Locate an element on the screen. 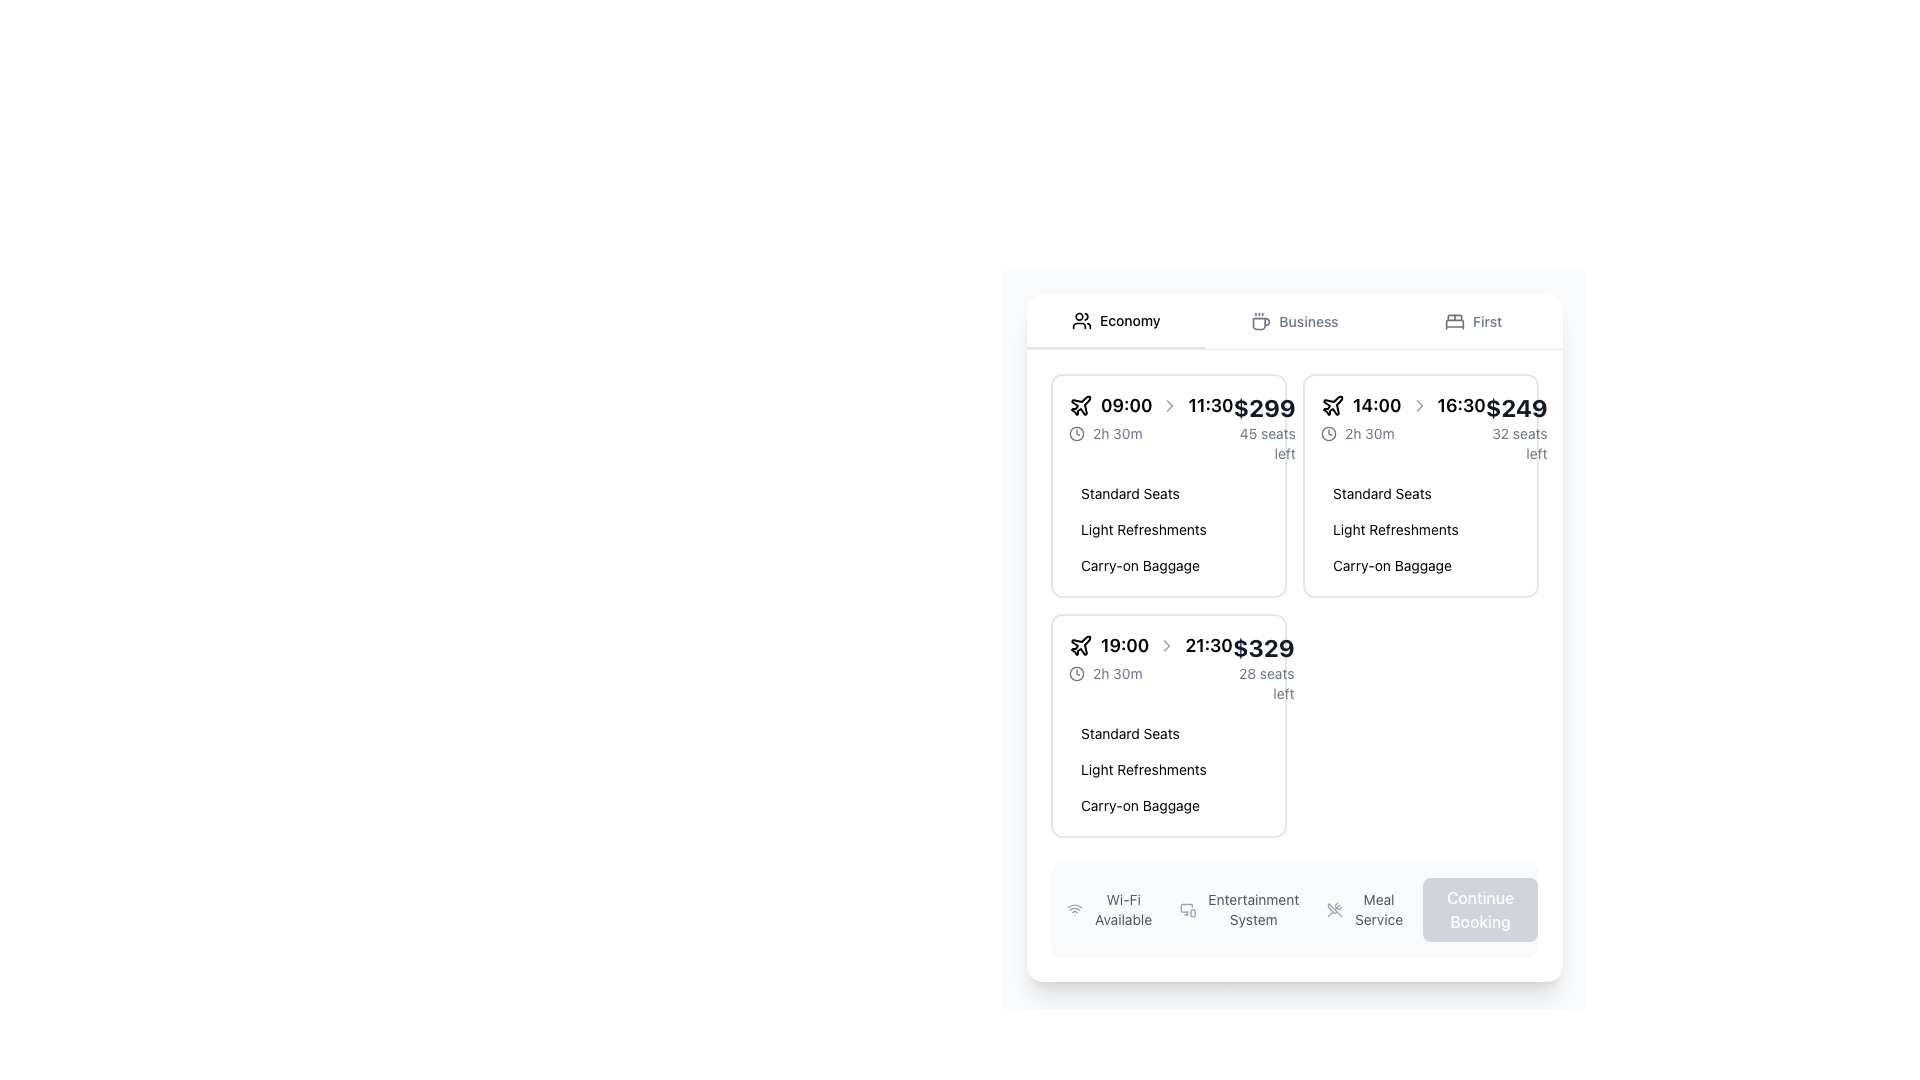 This screenshot has width=1920, height=1080. the second text label that indicates the inclusion of light refreshments in the flight package, located in the flight information section under the details for the flight departing at 14:00 is located at coordinates (1394, 528).